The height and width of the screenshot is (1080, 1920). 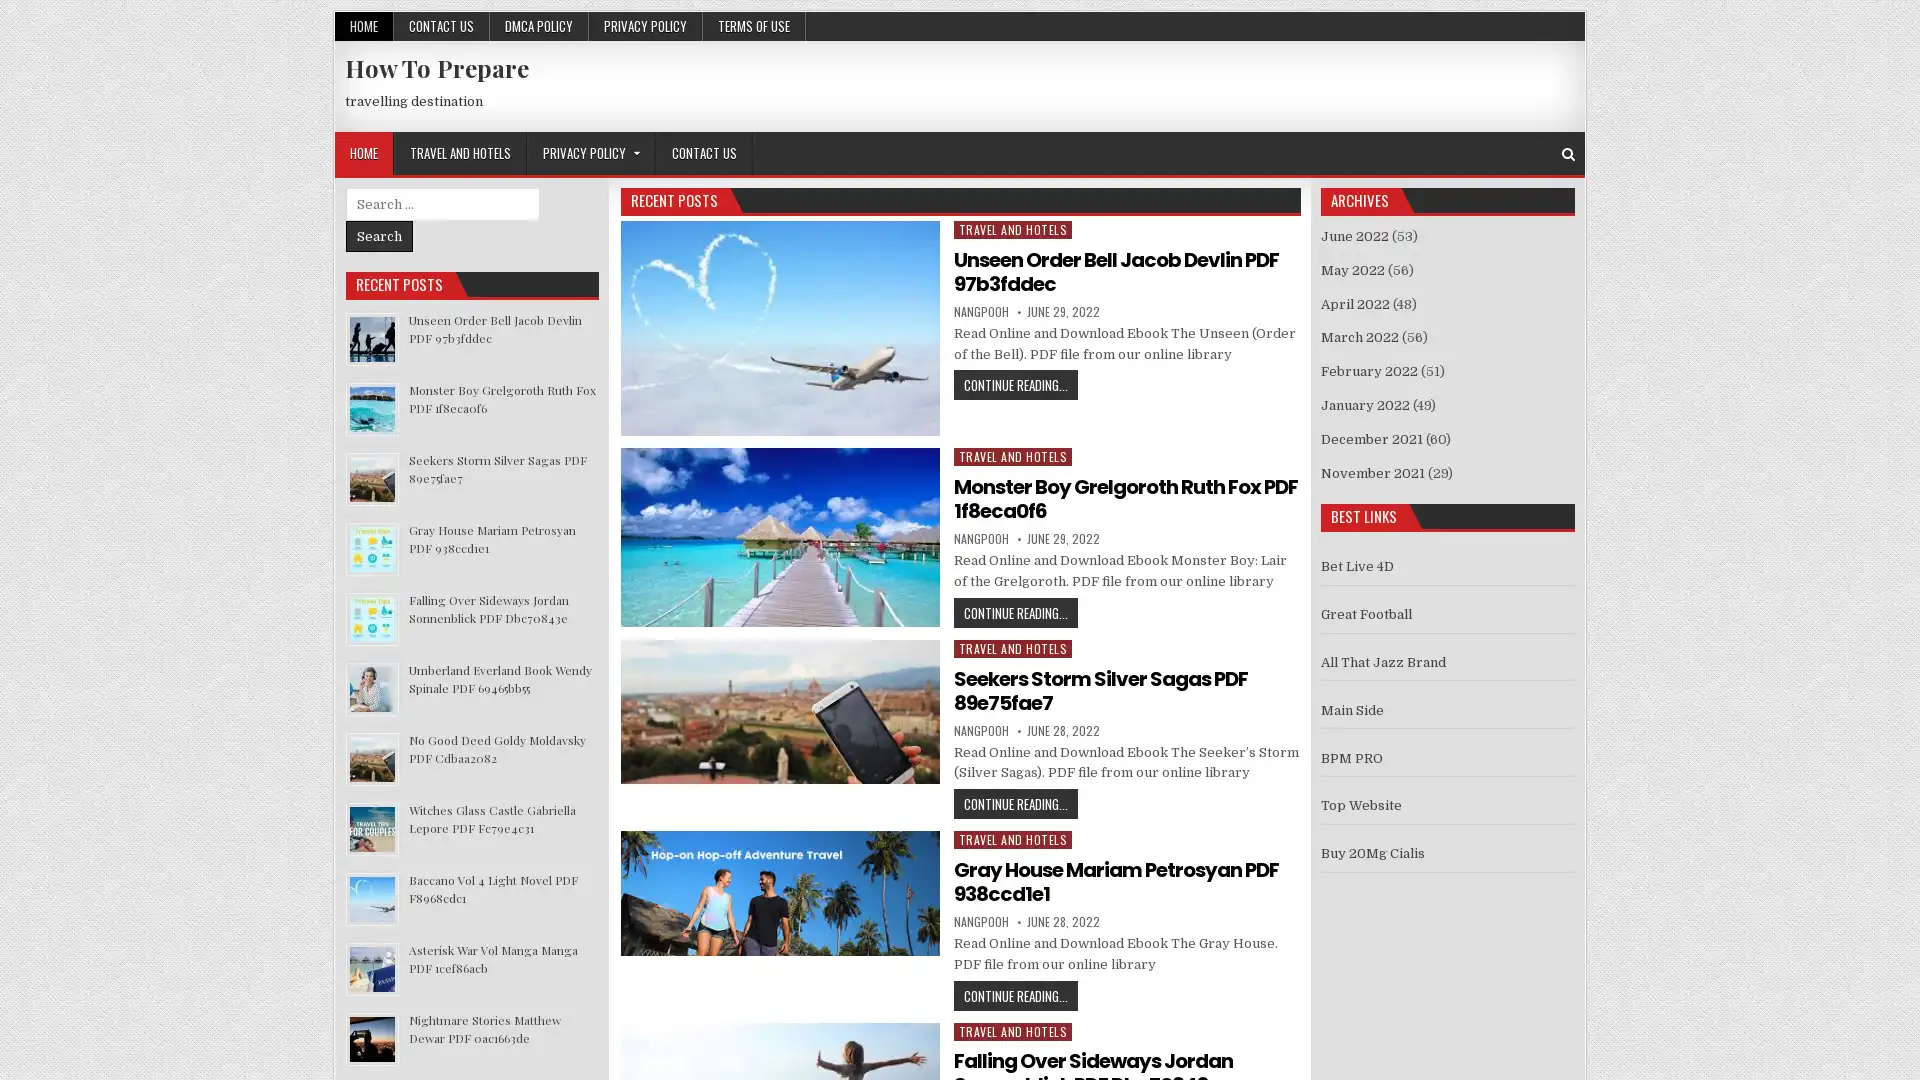 What do you see at coordinates (378, 235) in the screenshot?
I see `Search` at bounding box center [378, 235].